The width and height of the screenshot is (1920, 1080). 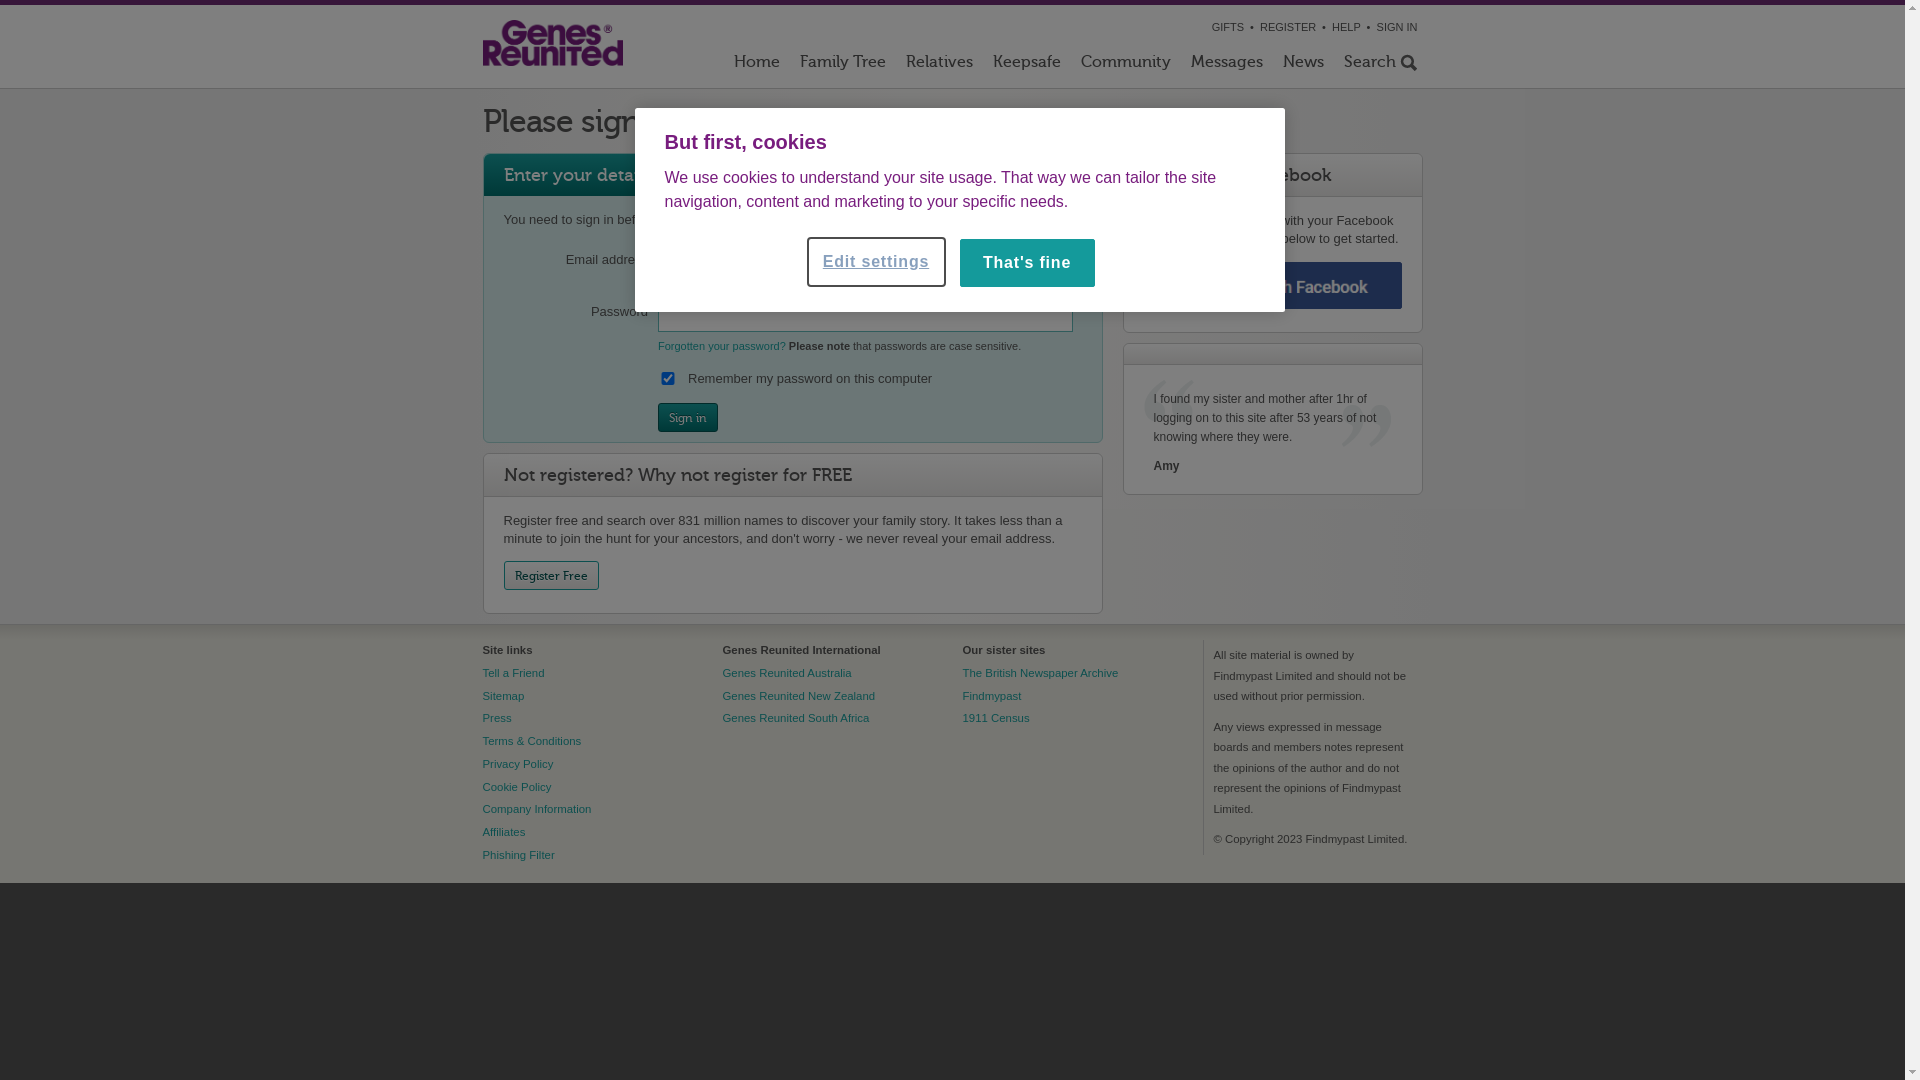 What do you see at coordinates (503, 694) in the screenshot?
I see `'Sitemap'` at bounding box center [503, 694].